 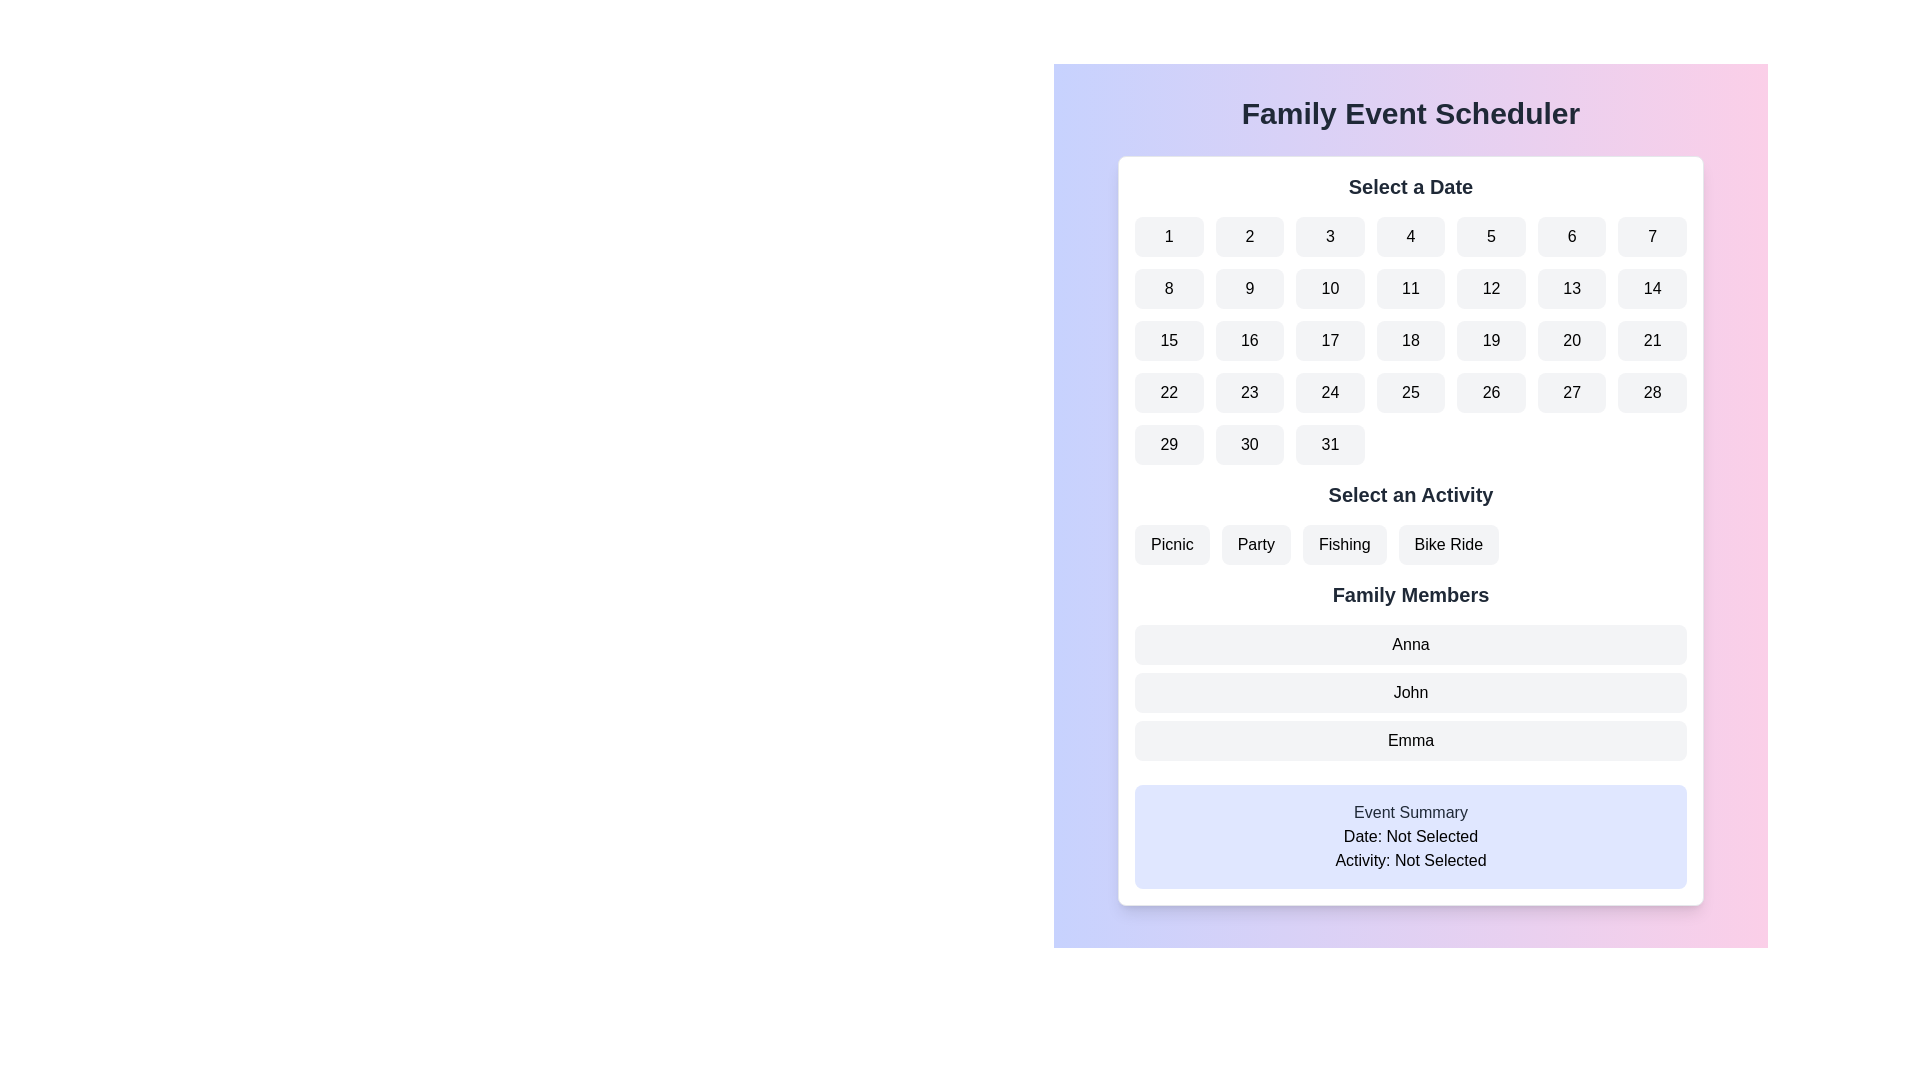 I want to click on the square button with a light gray rounded rectangular background that has the number '17' in bold black text, positioned in the third row and third column of a 7x5 grid, so click(x=1330, y=339).